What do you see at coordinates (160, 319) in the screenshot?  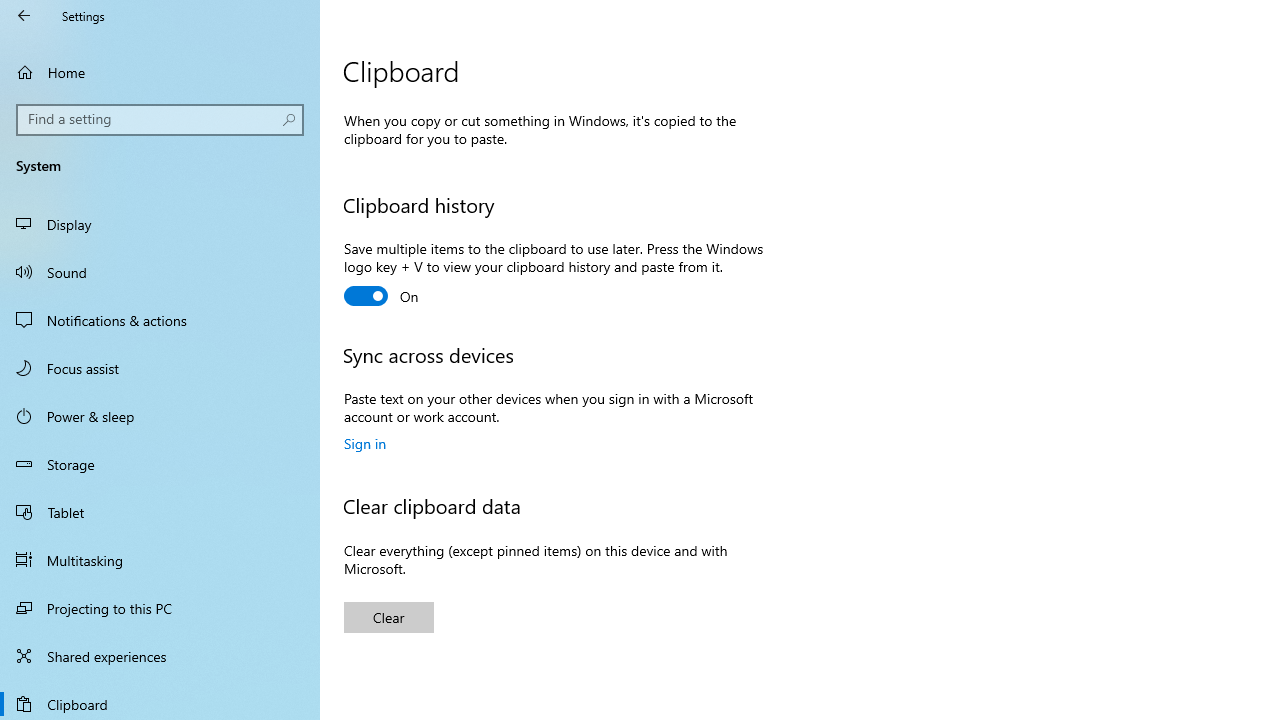 I see `'Notifications & actions'` at bounding box center [160, 319].